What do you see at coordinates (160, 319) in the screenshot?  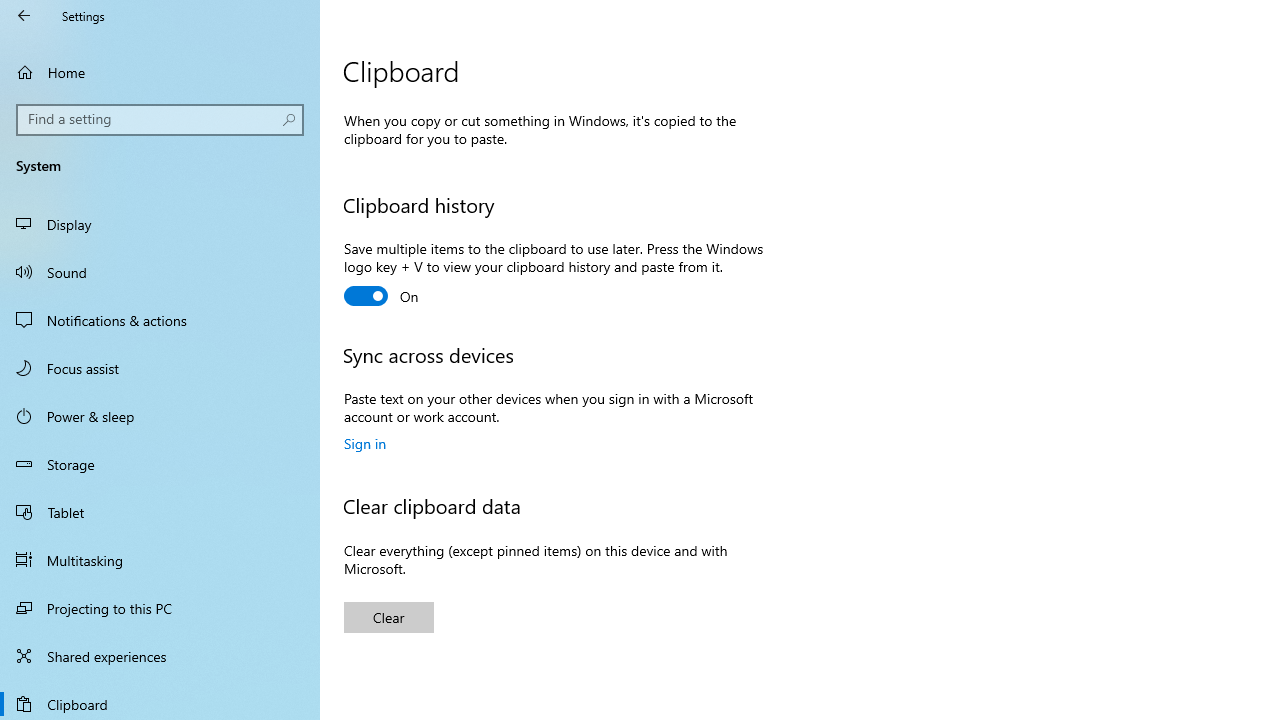 I see `'Notifications & actions'` at bounding box center [160, 319].